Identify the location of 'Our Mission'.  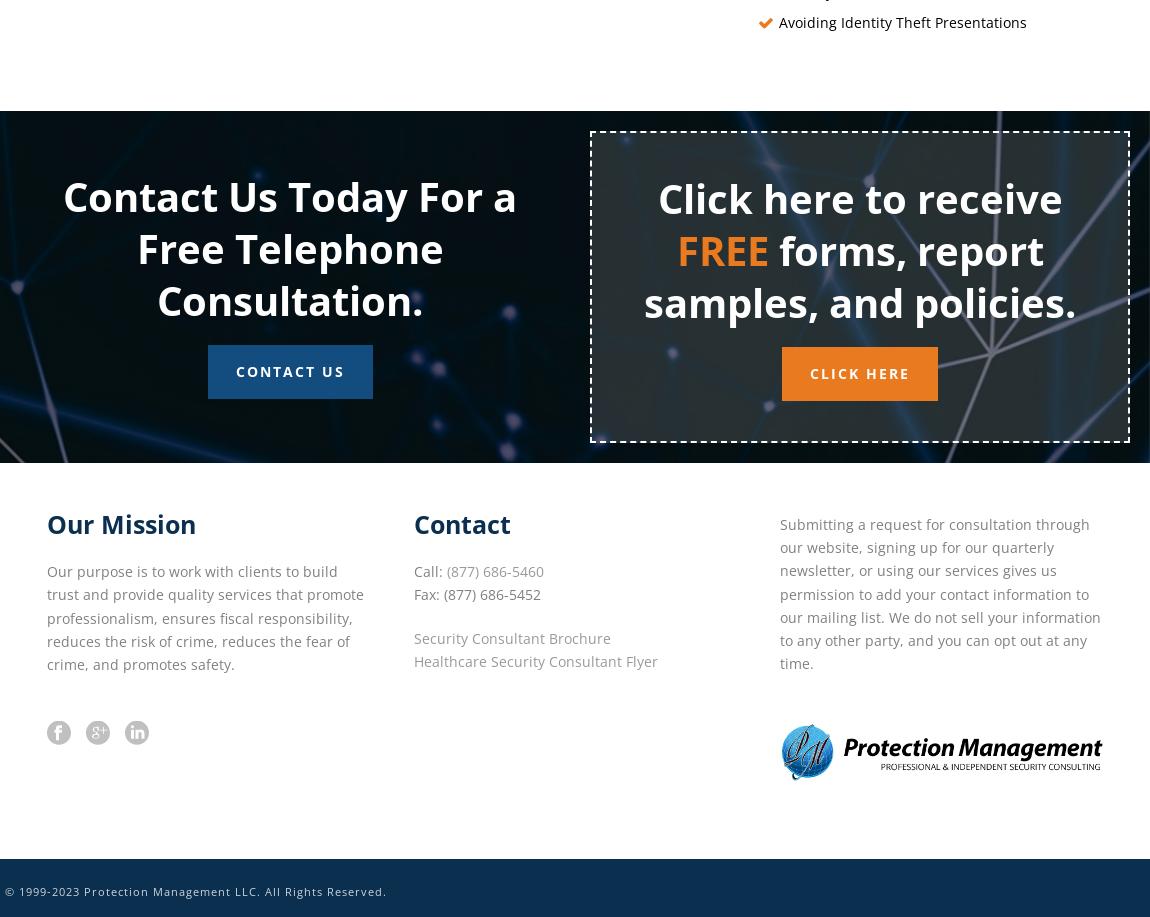
(120, 521).